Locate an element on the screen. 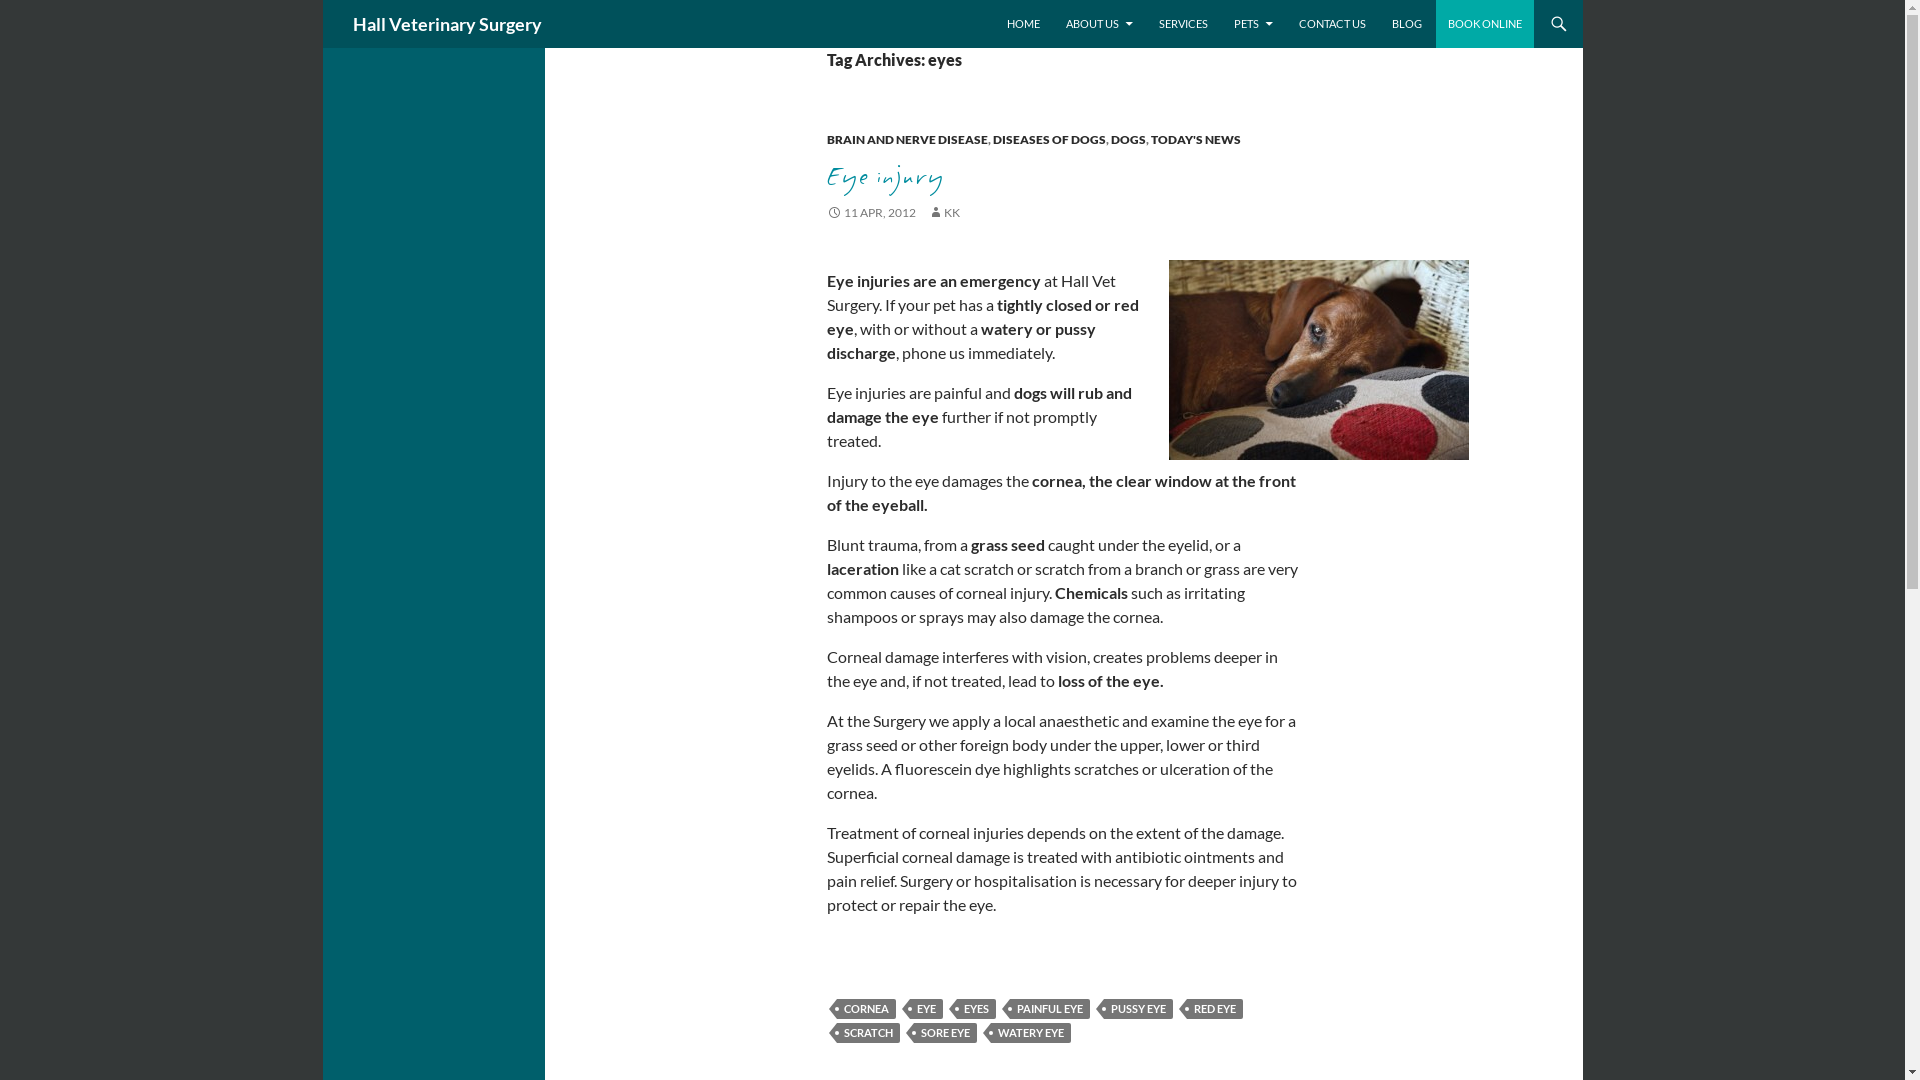  'Eye injury' is located at coordinates (883, 175).